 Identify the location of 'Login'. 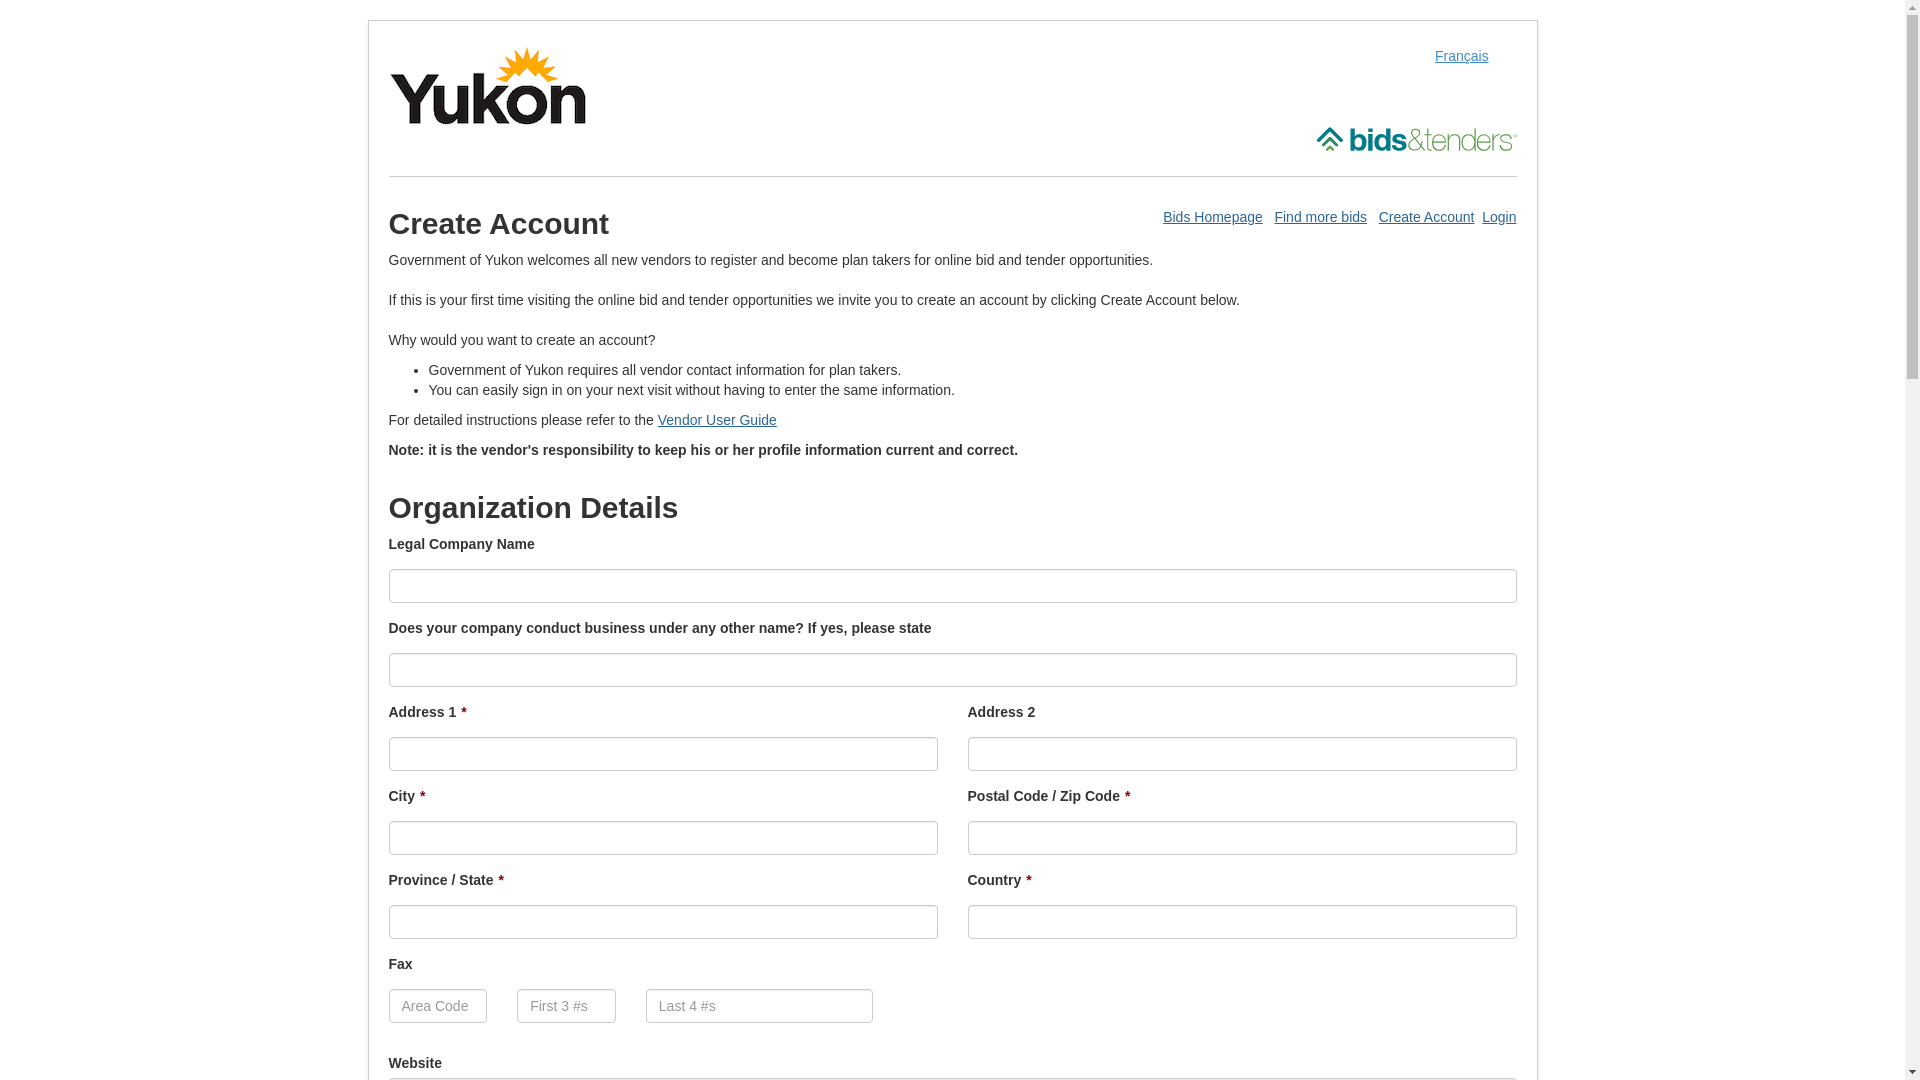
(1498, 216).